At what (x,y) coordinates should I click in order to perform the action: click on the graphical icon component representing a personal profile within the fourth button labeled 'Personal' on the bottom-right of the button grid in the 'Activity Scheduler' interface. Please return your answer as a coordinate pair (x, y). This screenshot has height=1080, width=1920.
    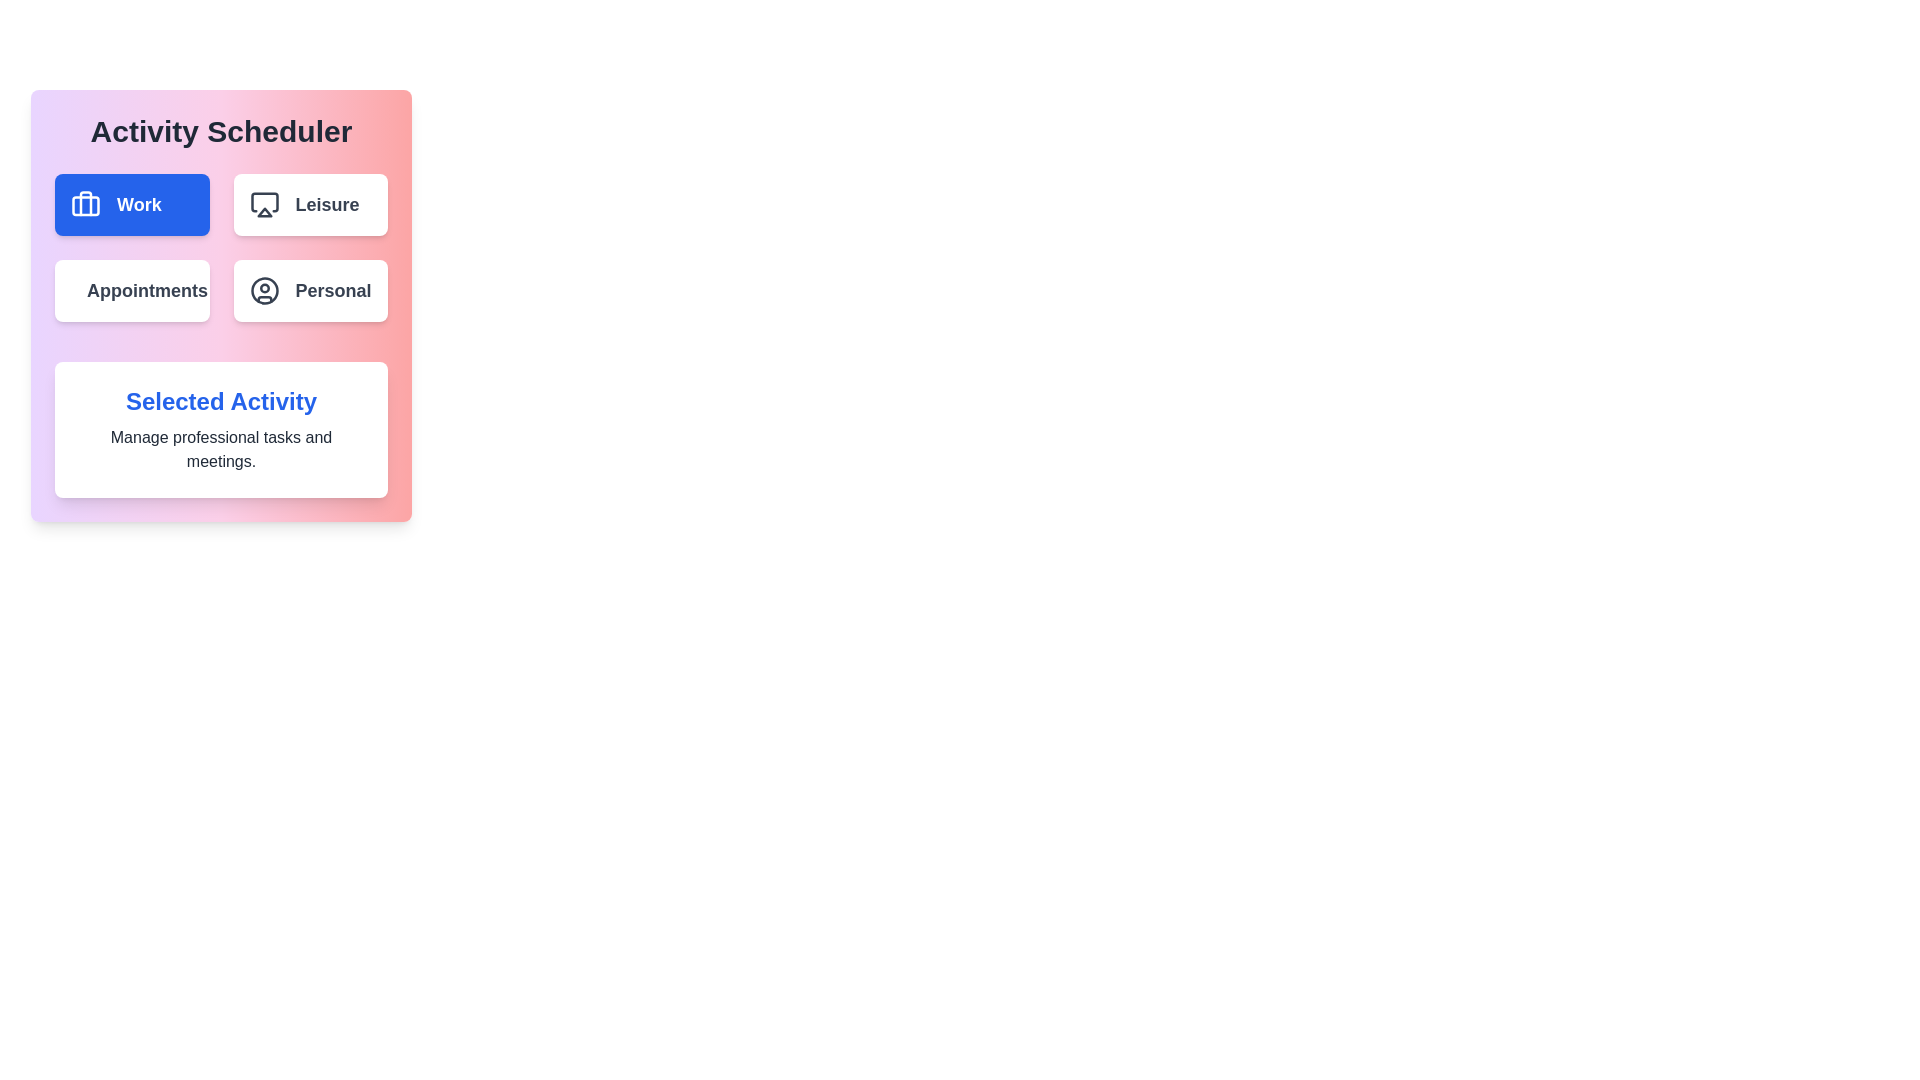
    Looking at the image, I should click on (263, 290).